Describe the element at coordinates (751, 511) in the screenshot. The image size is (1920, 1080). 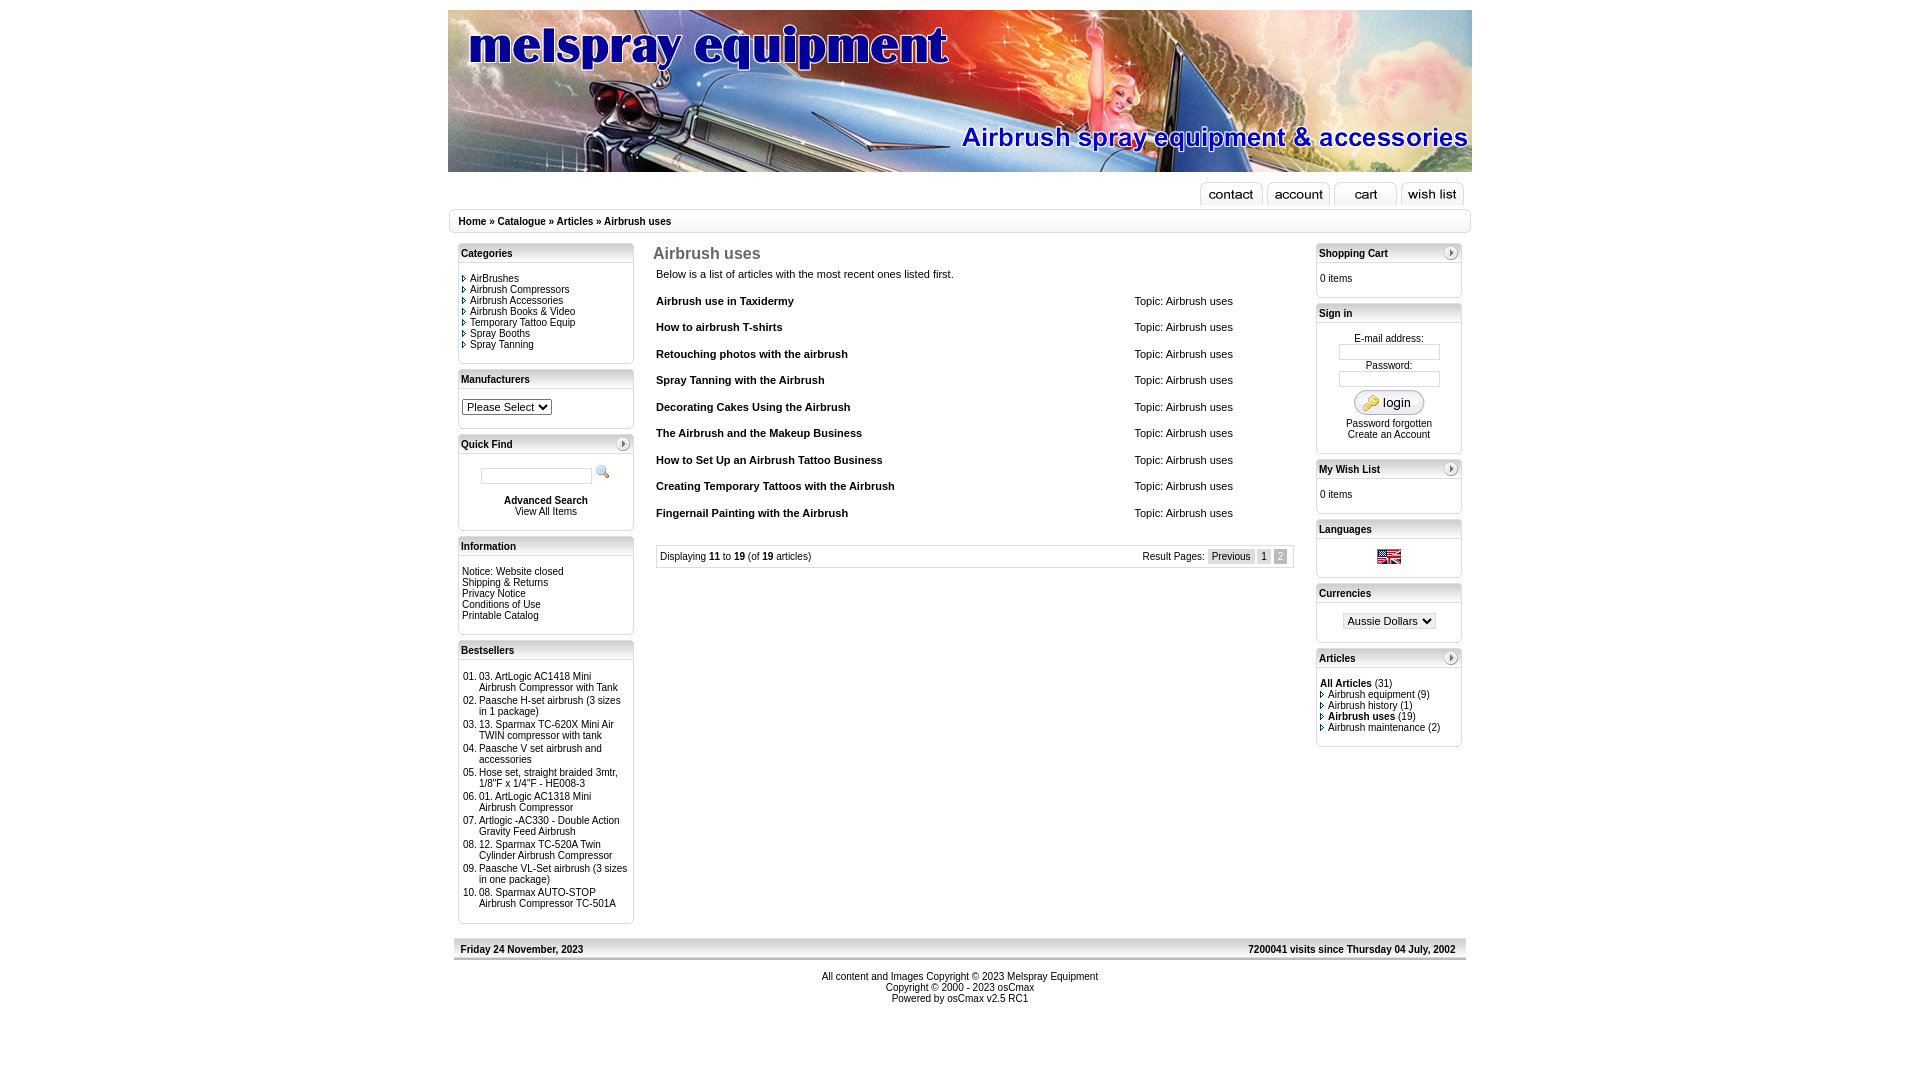
I see `'Fingernail Painting with the Airbrush'` at that location.